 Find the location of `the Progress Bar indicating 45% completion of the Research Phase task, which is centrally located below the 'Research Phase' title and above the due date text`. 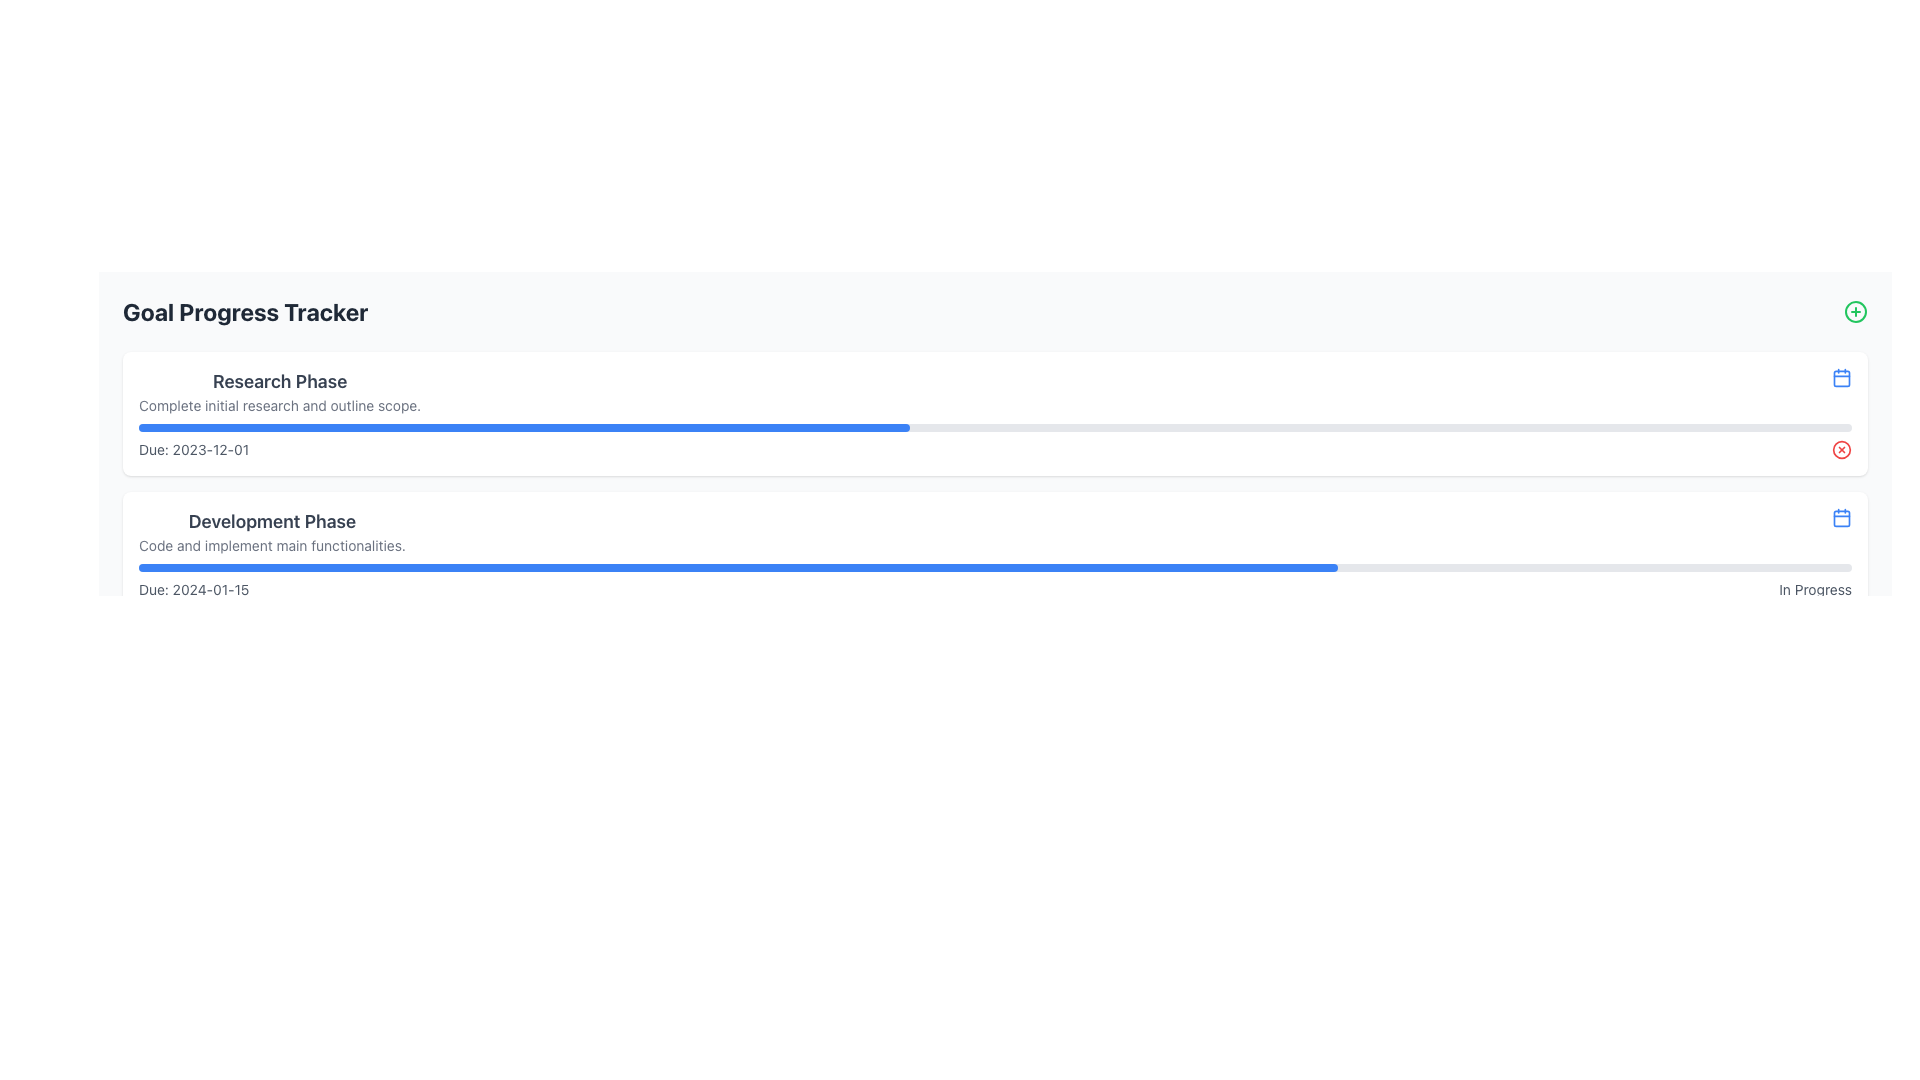

the Progress Bar indicating 45% completion of the Research Phase task, which is centrally located below the 'Research Phase' title and above the due date text is located at coordinates (995, 427).